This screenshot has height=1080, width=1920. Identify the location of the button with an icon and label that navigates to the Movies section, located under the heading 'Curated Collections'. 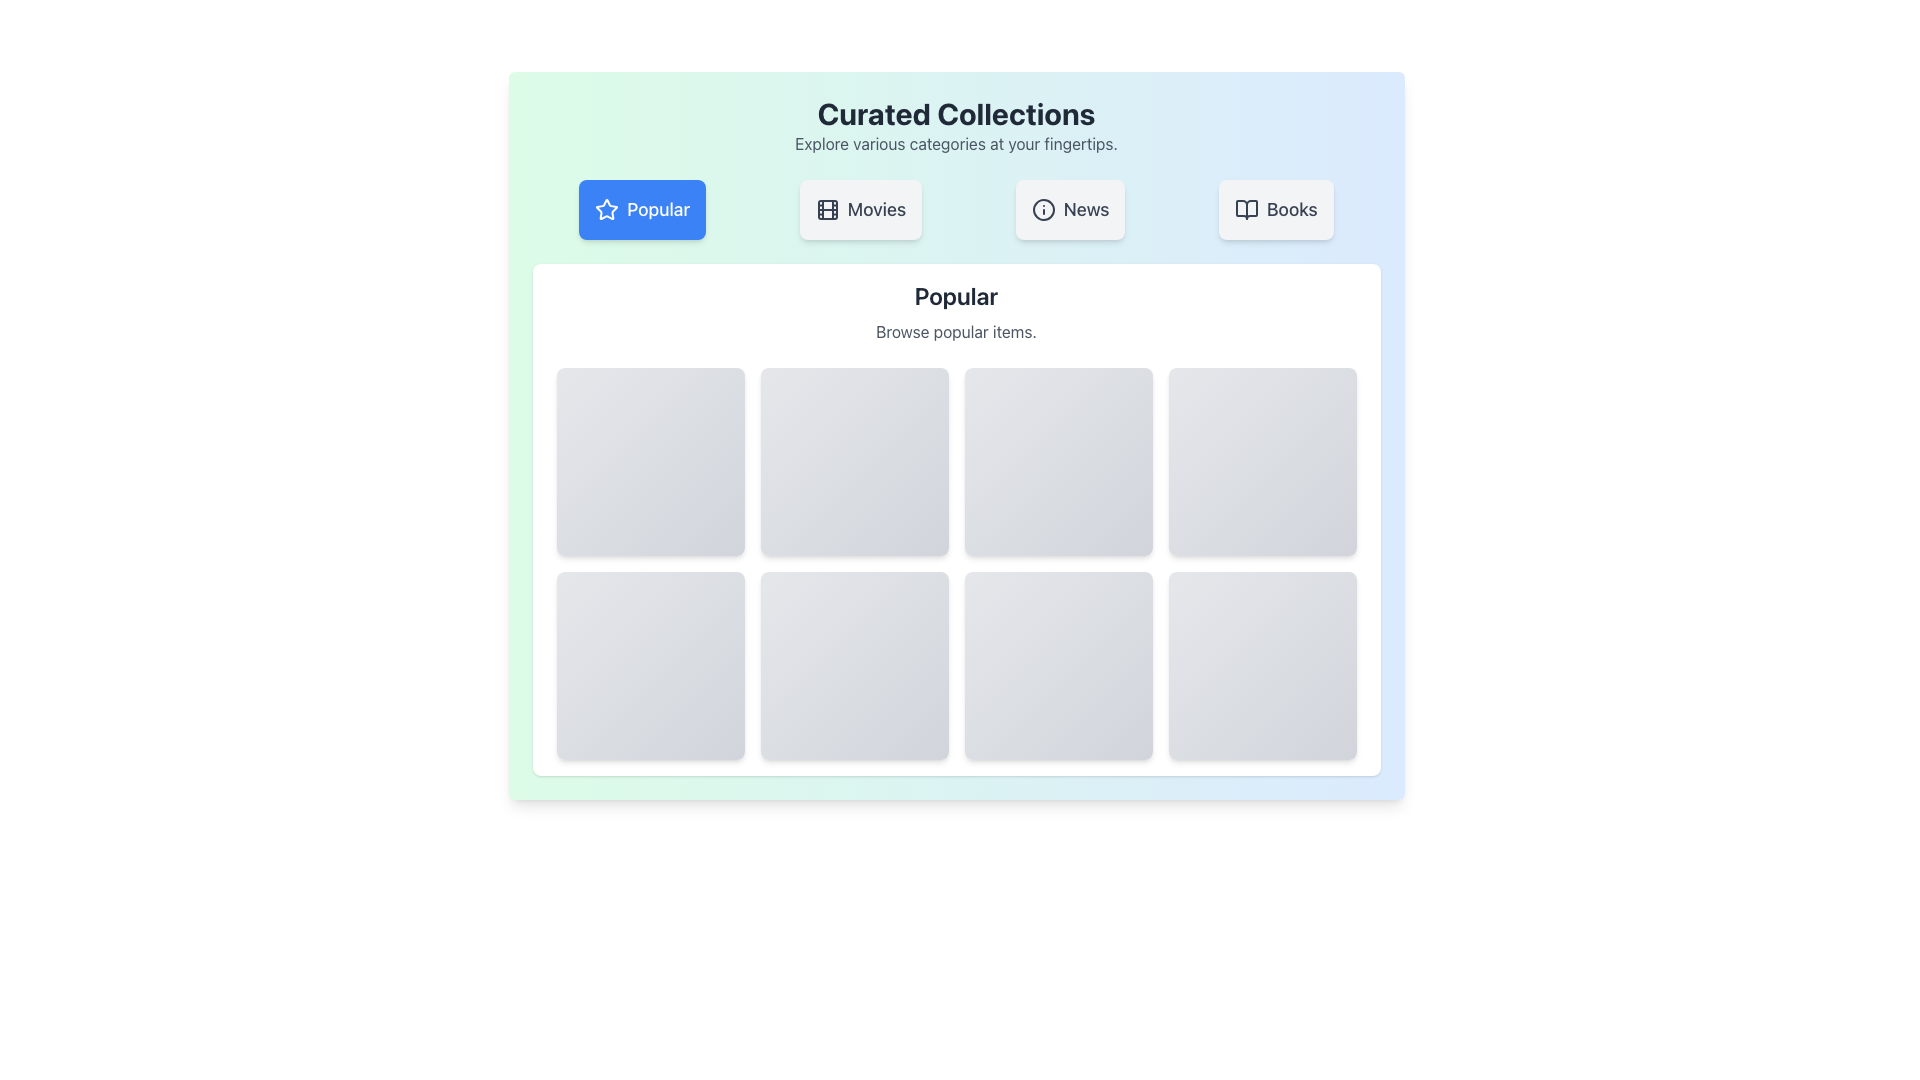
(860, 209).